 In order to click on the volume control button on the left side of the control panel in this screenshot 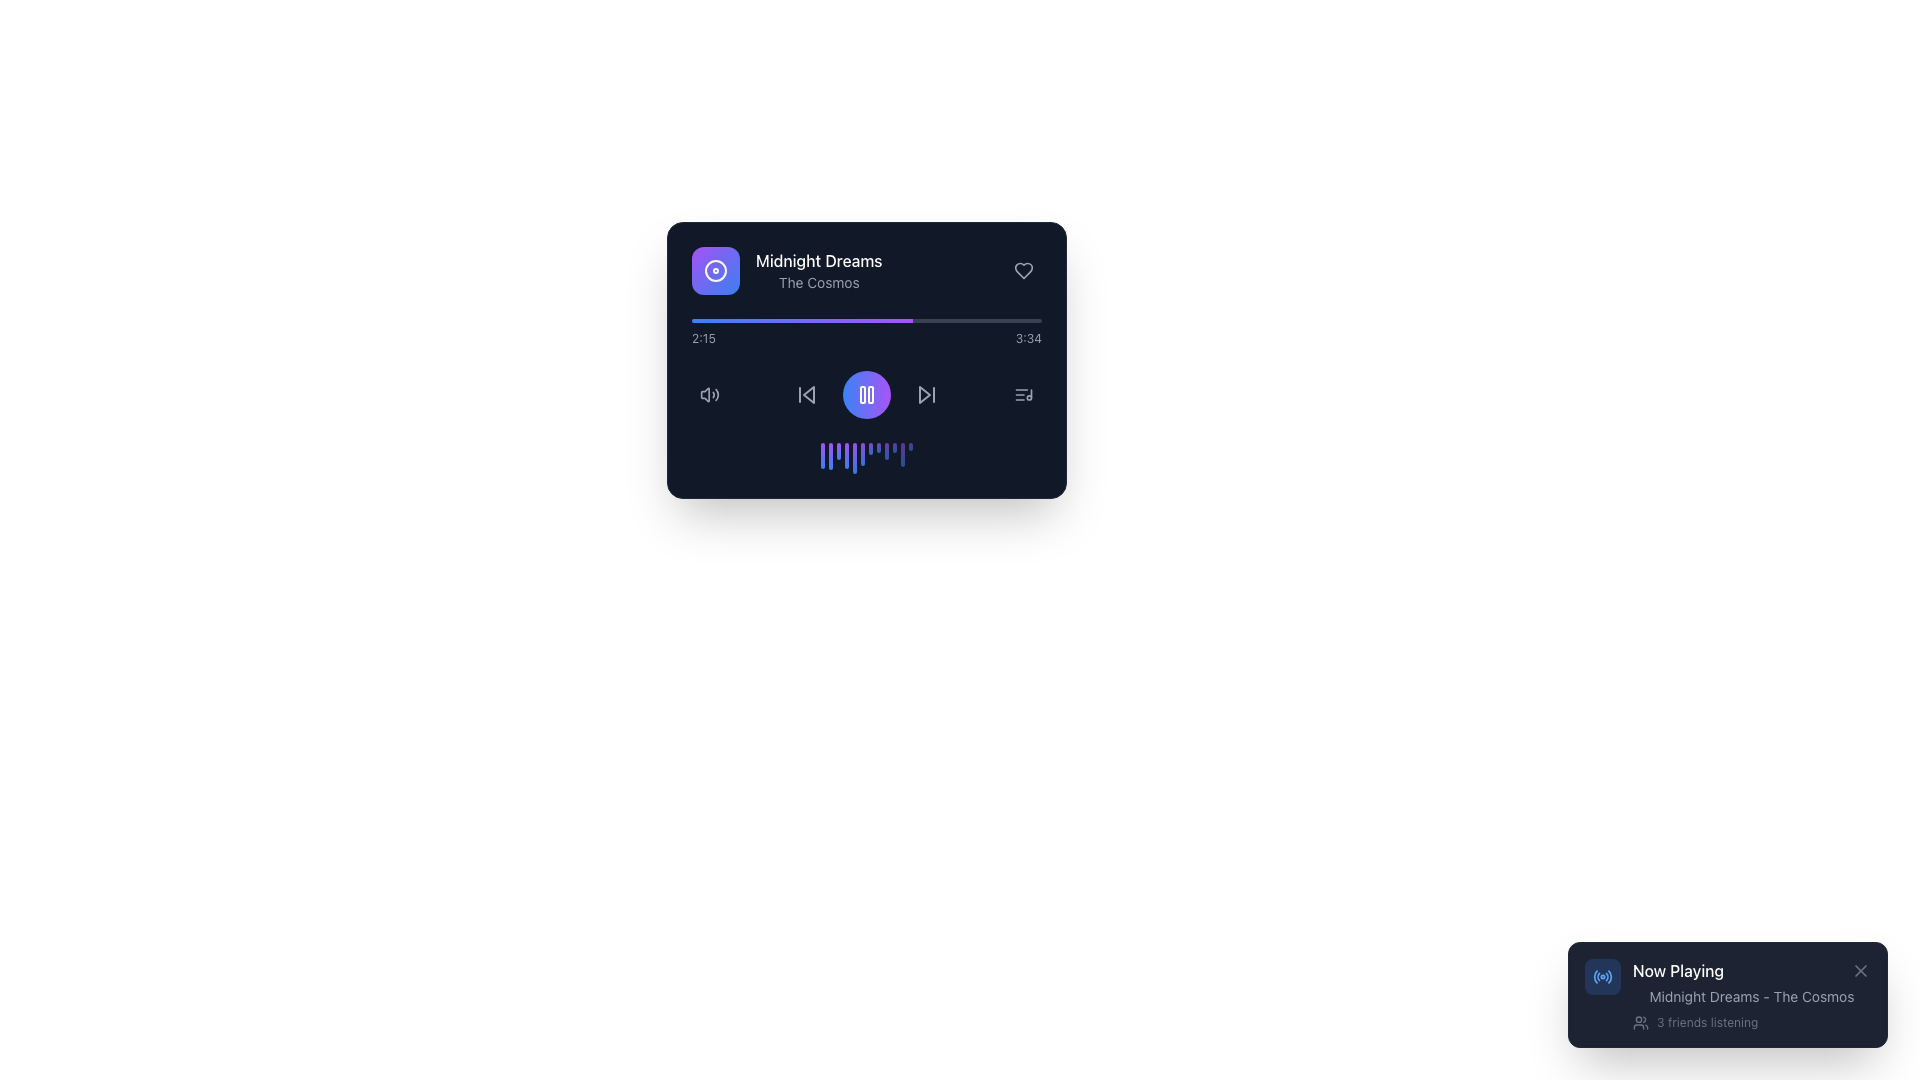, I will do `click(710, 394)`.